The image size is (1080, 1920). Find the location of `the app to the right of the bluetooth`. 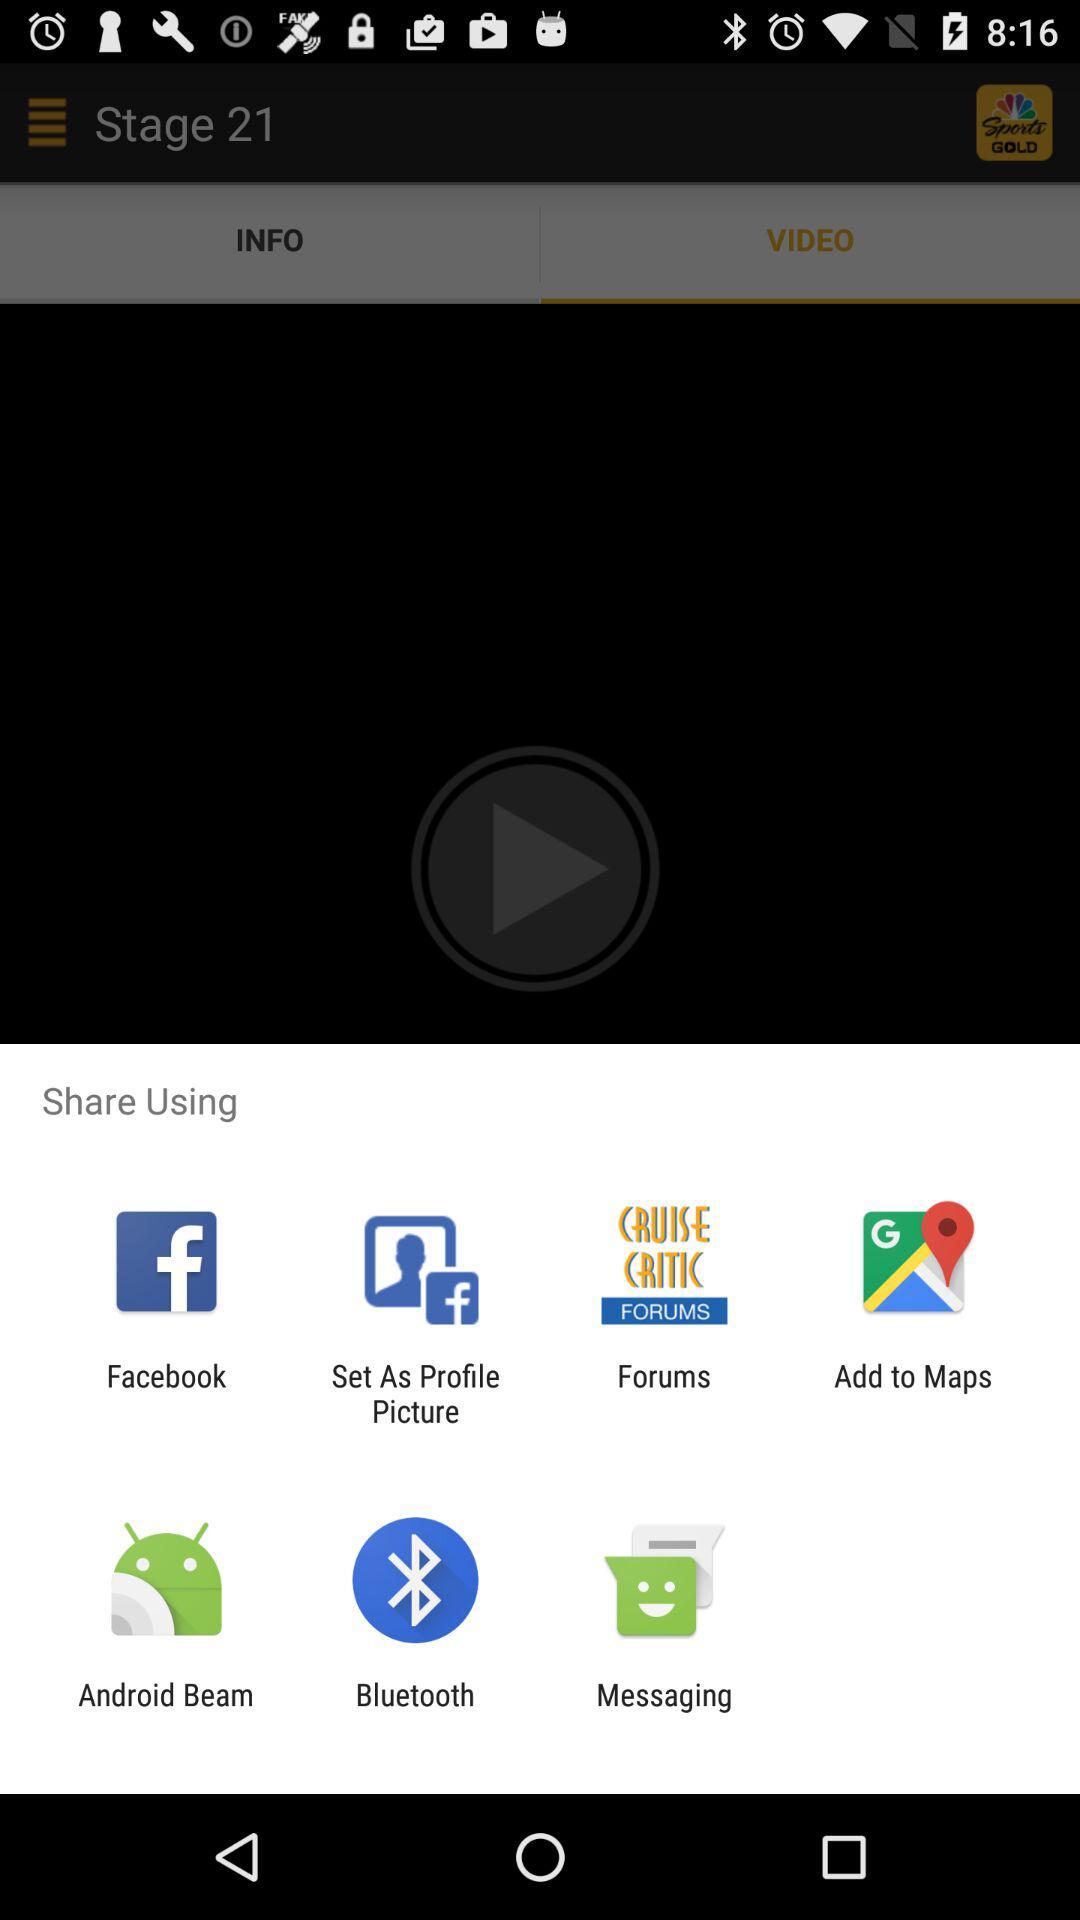

the app to the right of the bluetooth is located at coordinates (664, 1711).